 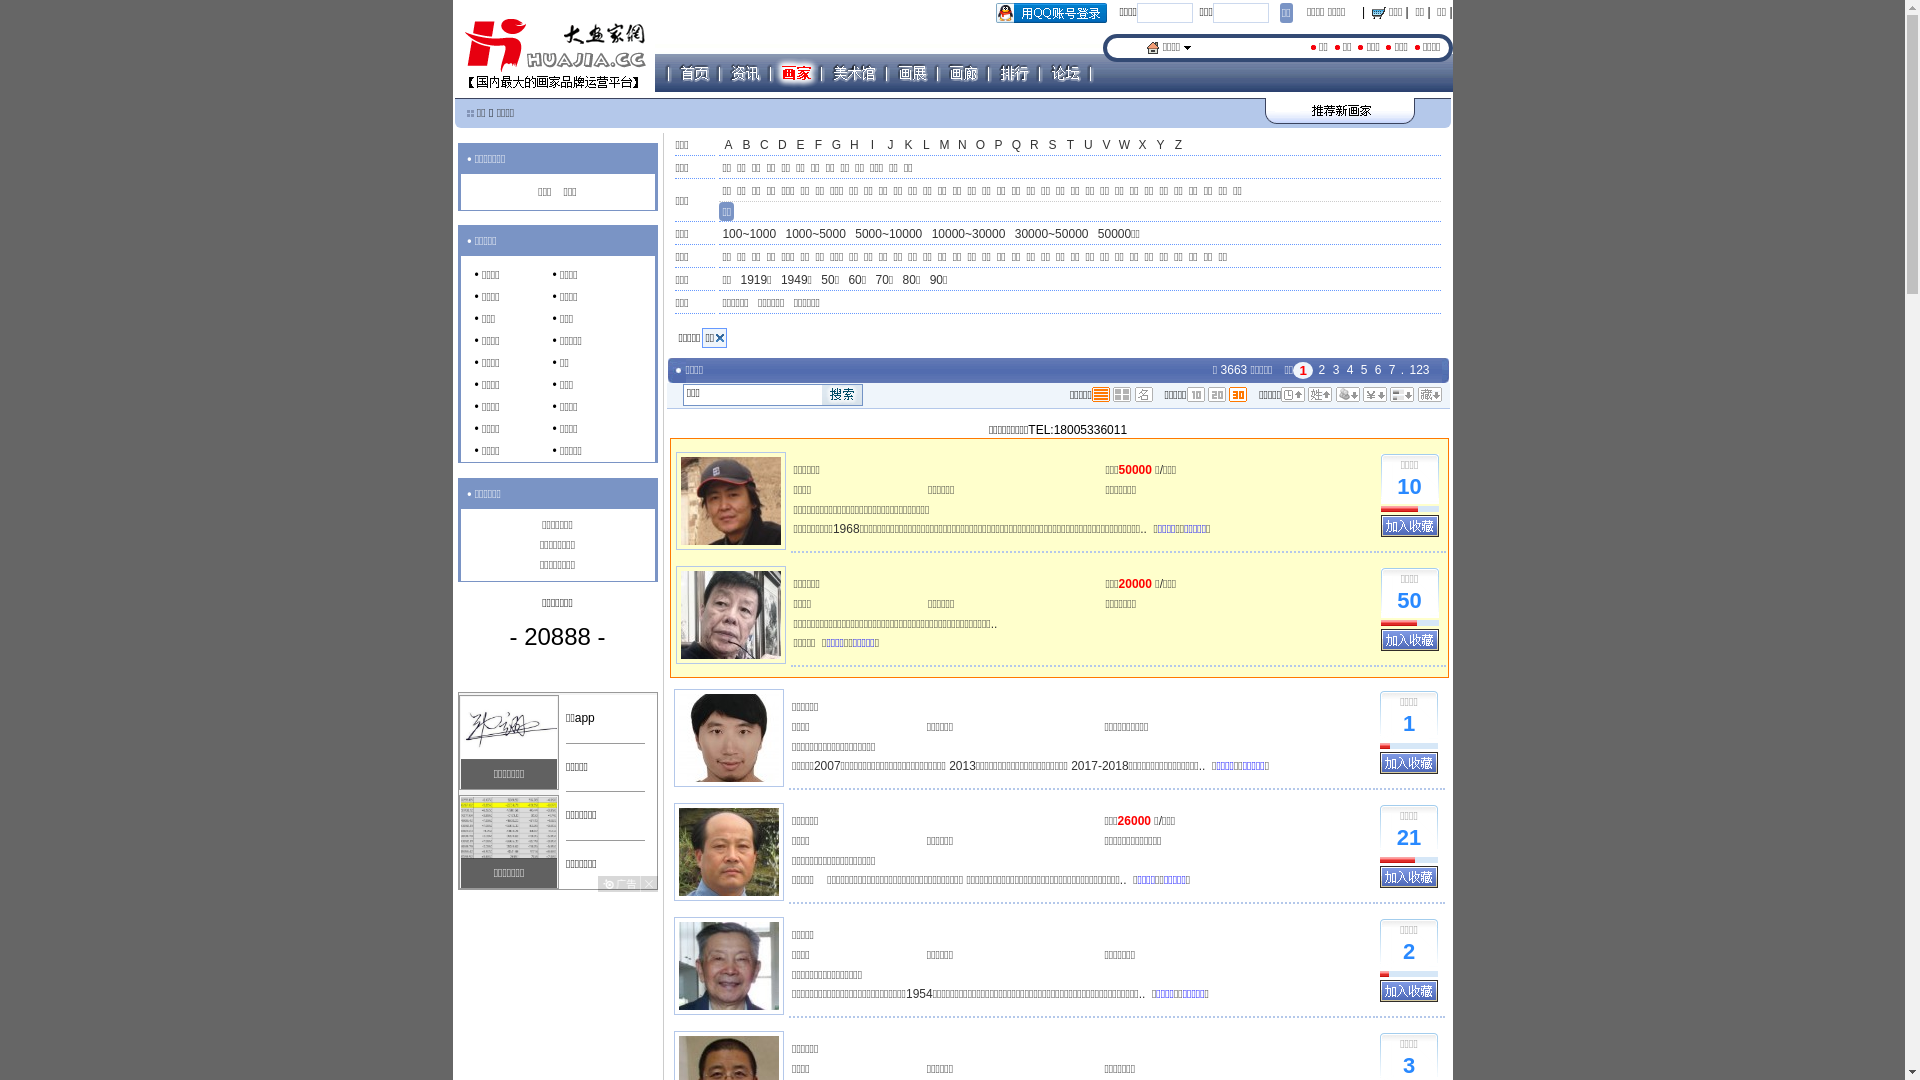 What do you see at coordinates (1123, 145) in the screenshot?
I see `'W'` at bounding box center [1123, 145].